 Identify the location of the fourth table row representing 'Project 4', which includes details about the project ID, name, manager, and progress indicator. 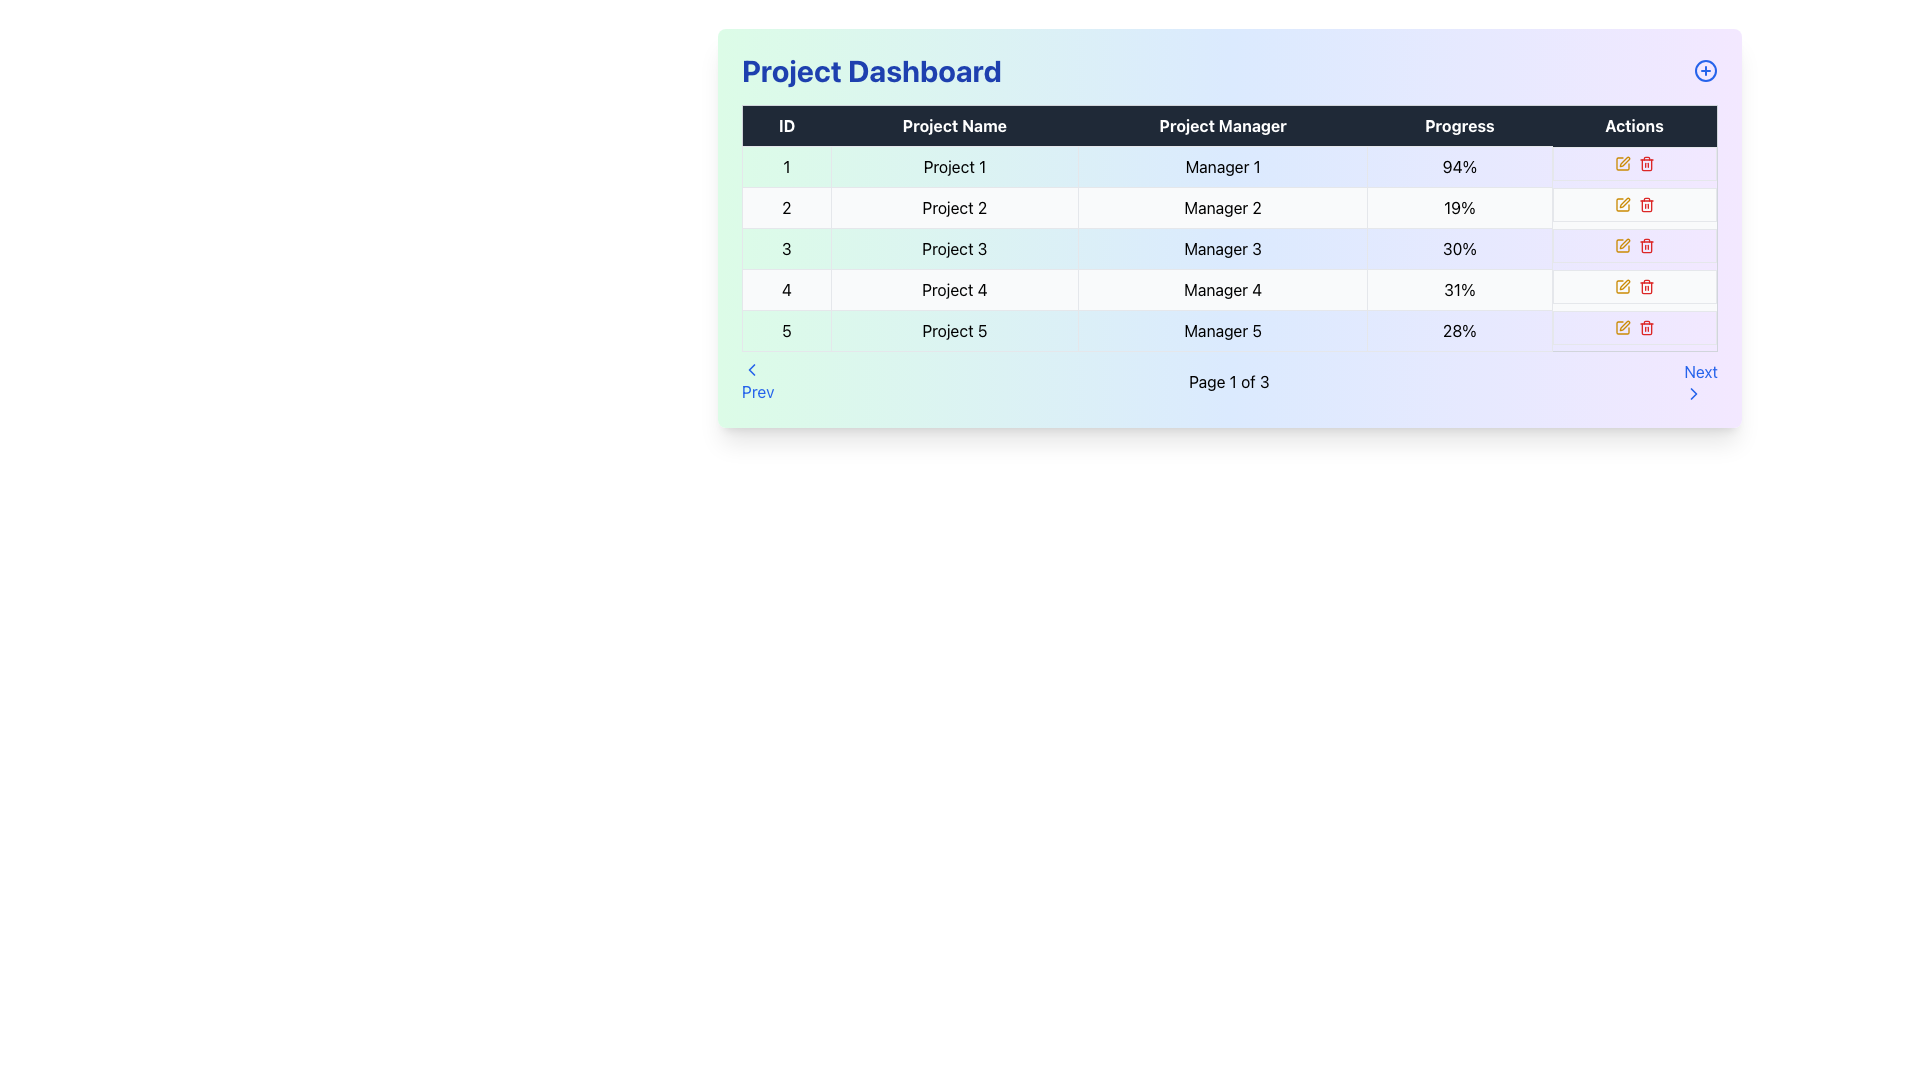
(1228, 289).